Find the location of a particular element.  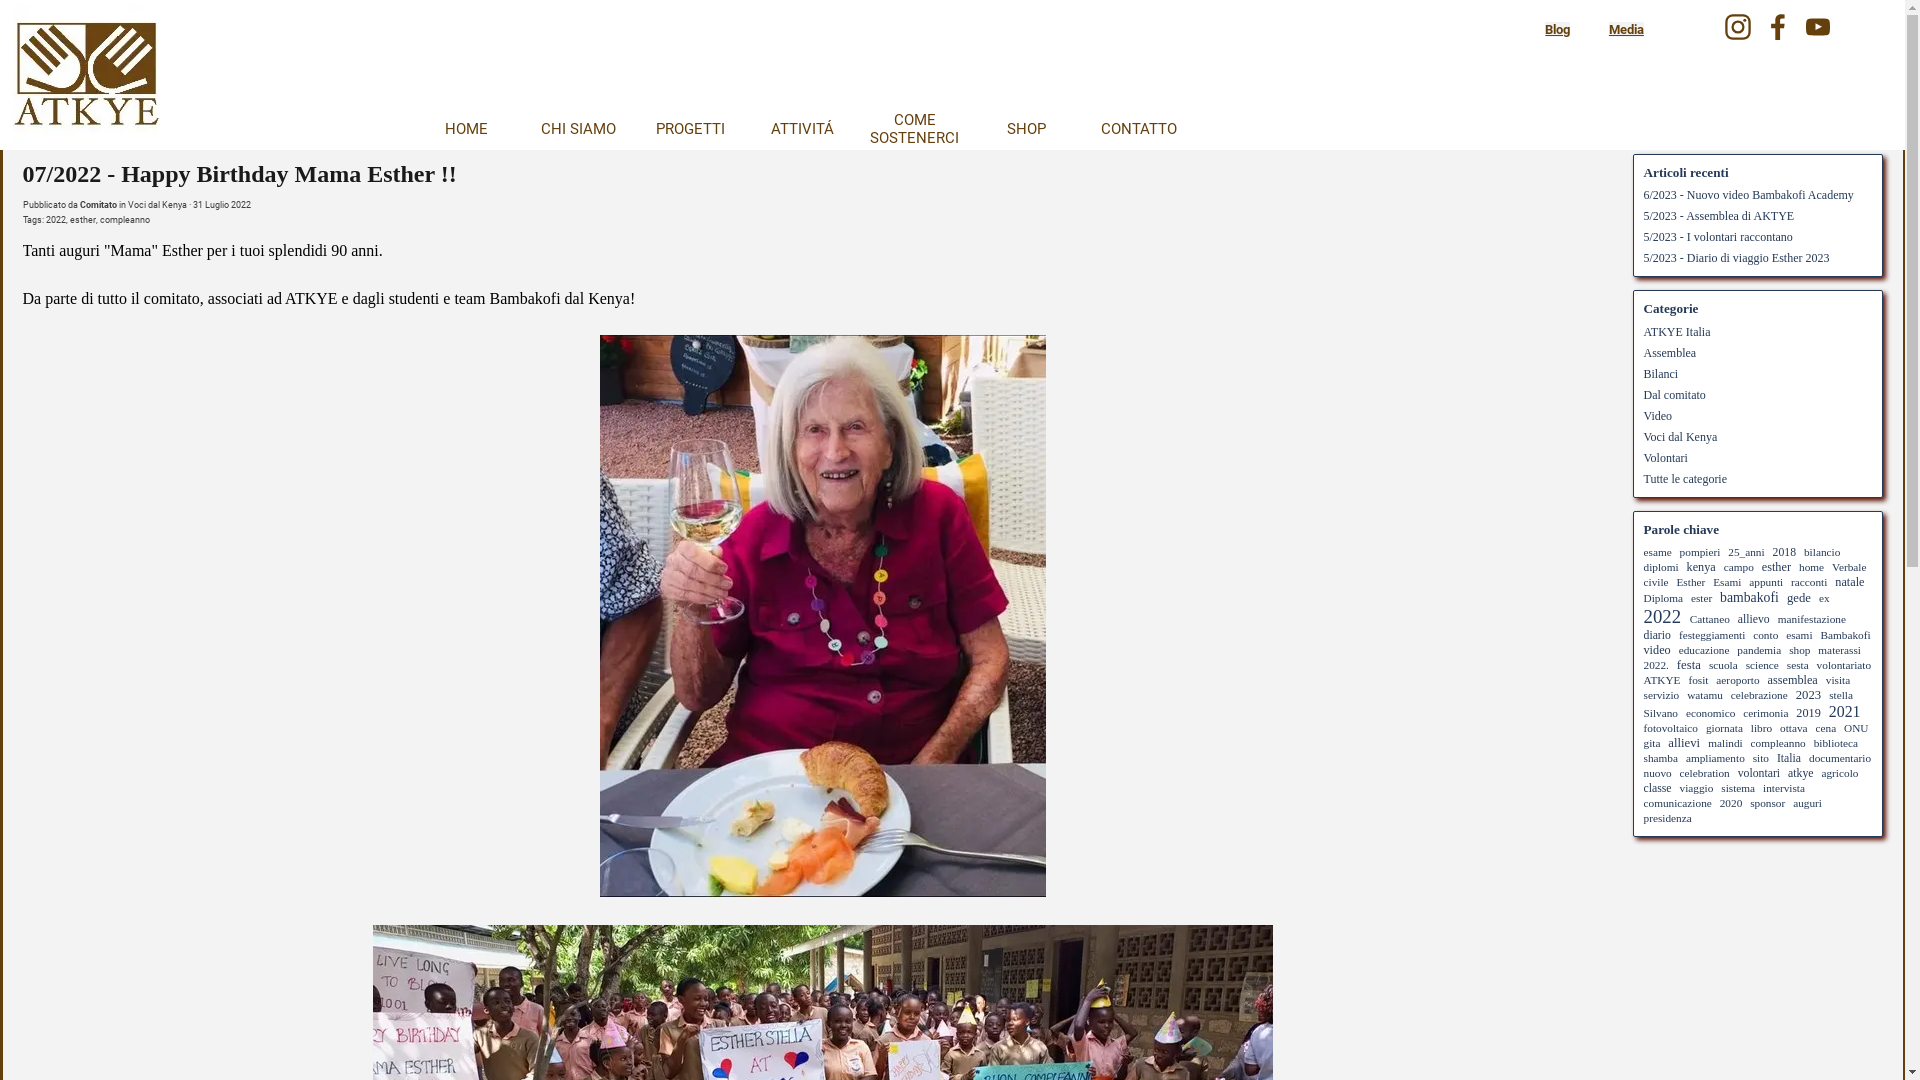

'giornata' is located at coordinates (1723, 728).